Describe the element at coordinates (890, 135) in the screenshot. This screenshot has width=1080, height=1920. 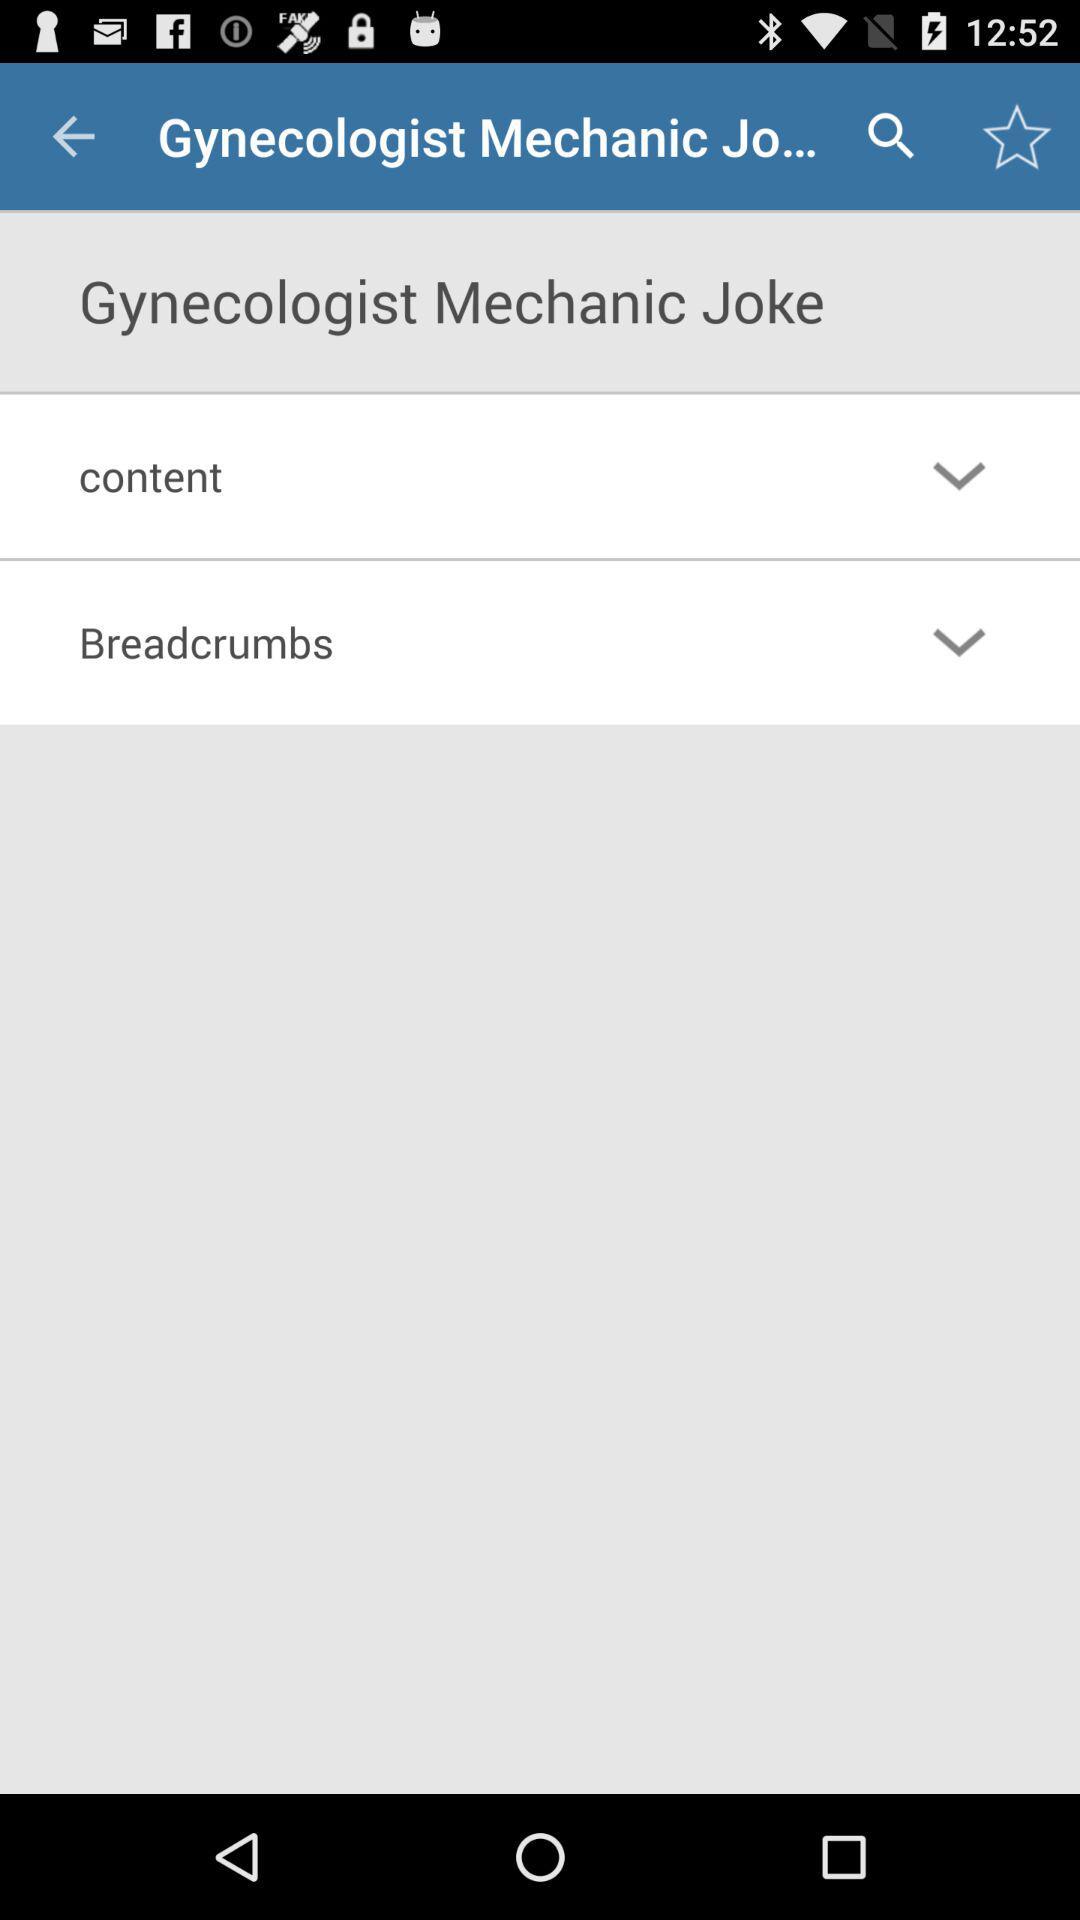
I see `item next to the gynecologist mechanic joke item` at that location.